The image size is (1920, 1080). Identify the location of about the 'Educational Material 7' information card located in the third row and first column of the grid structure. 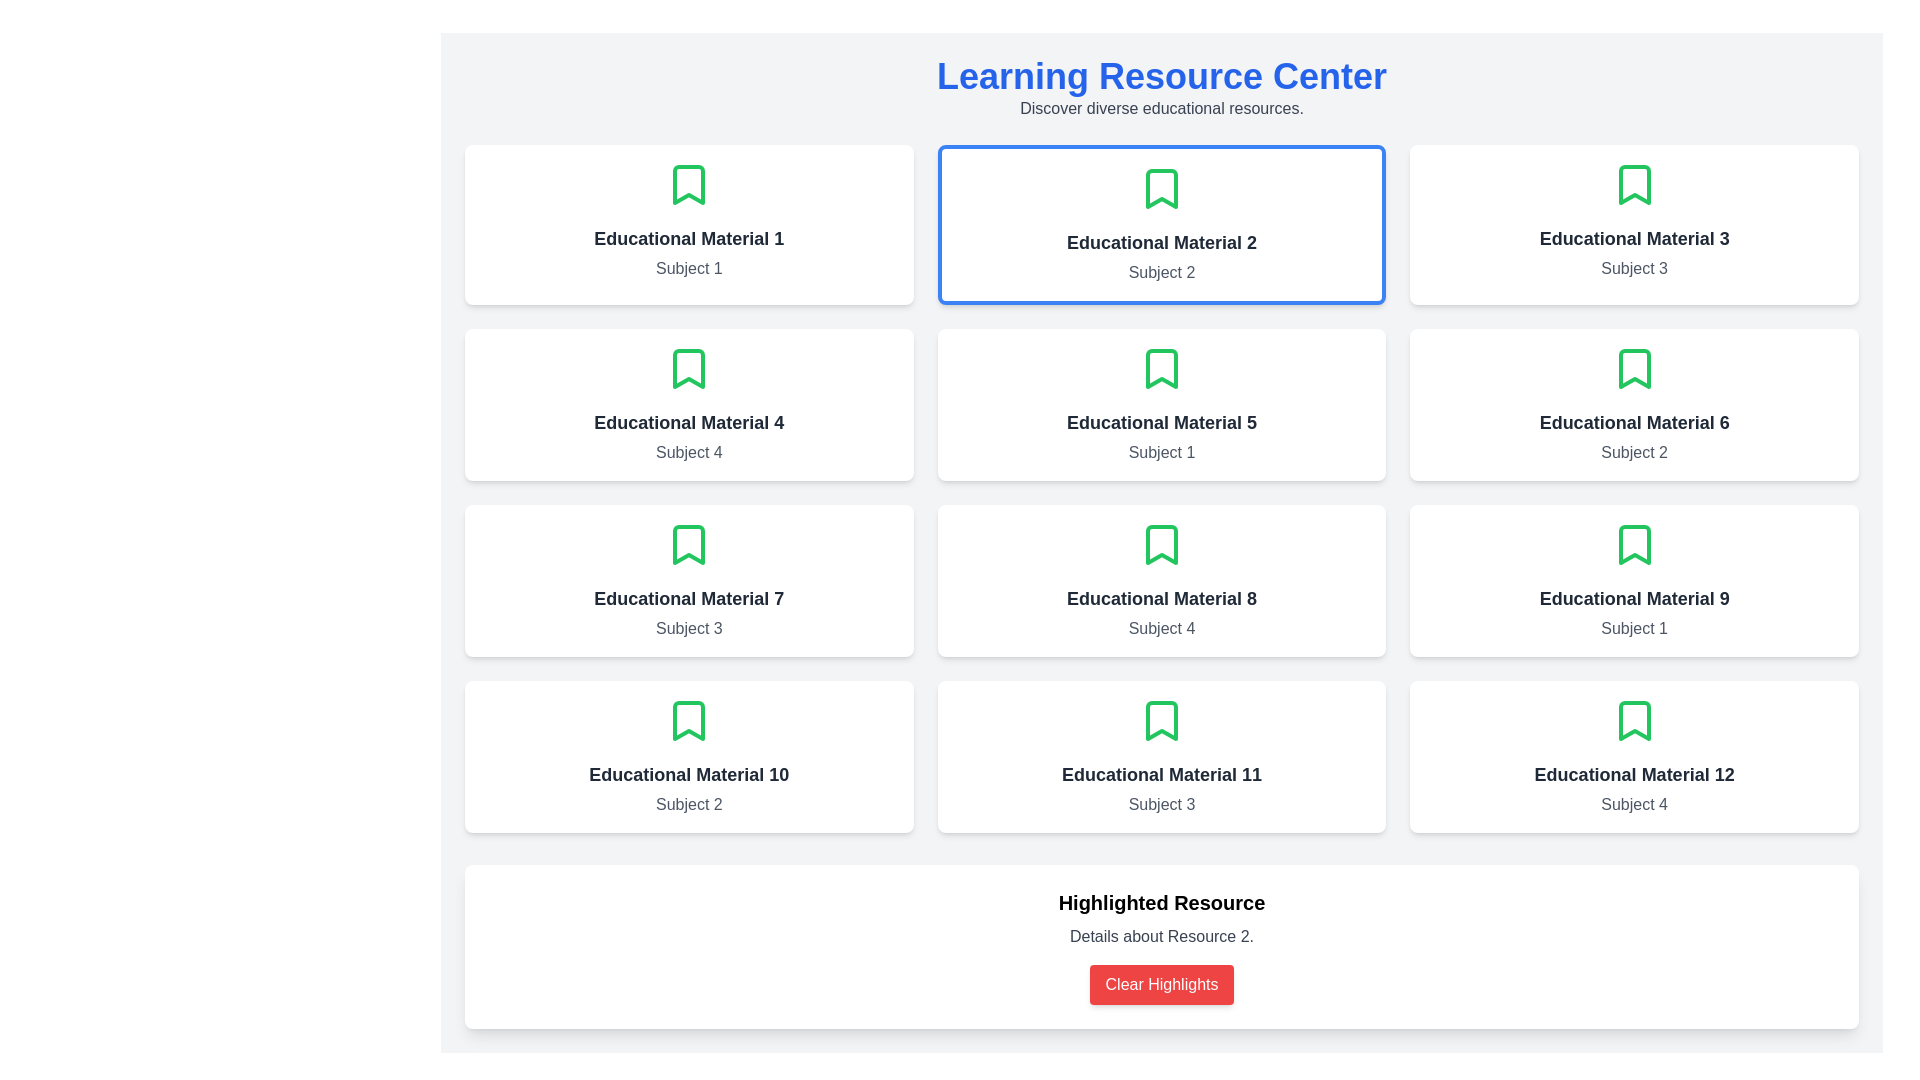
(689, 581).